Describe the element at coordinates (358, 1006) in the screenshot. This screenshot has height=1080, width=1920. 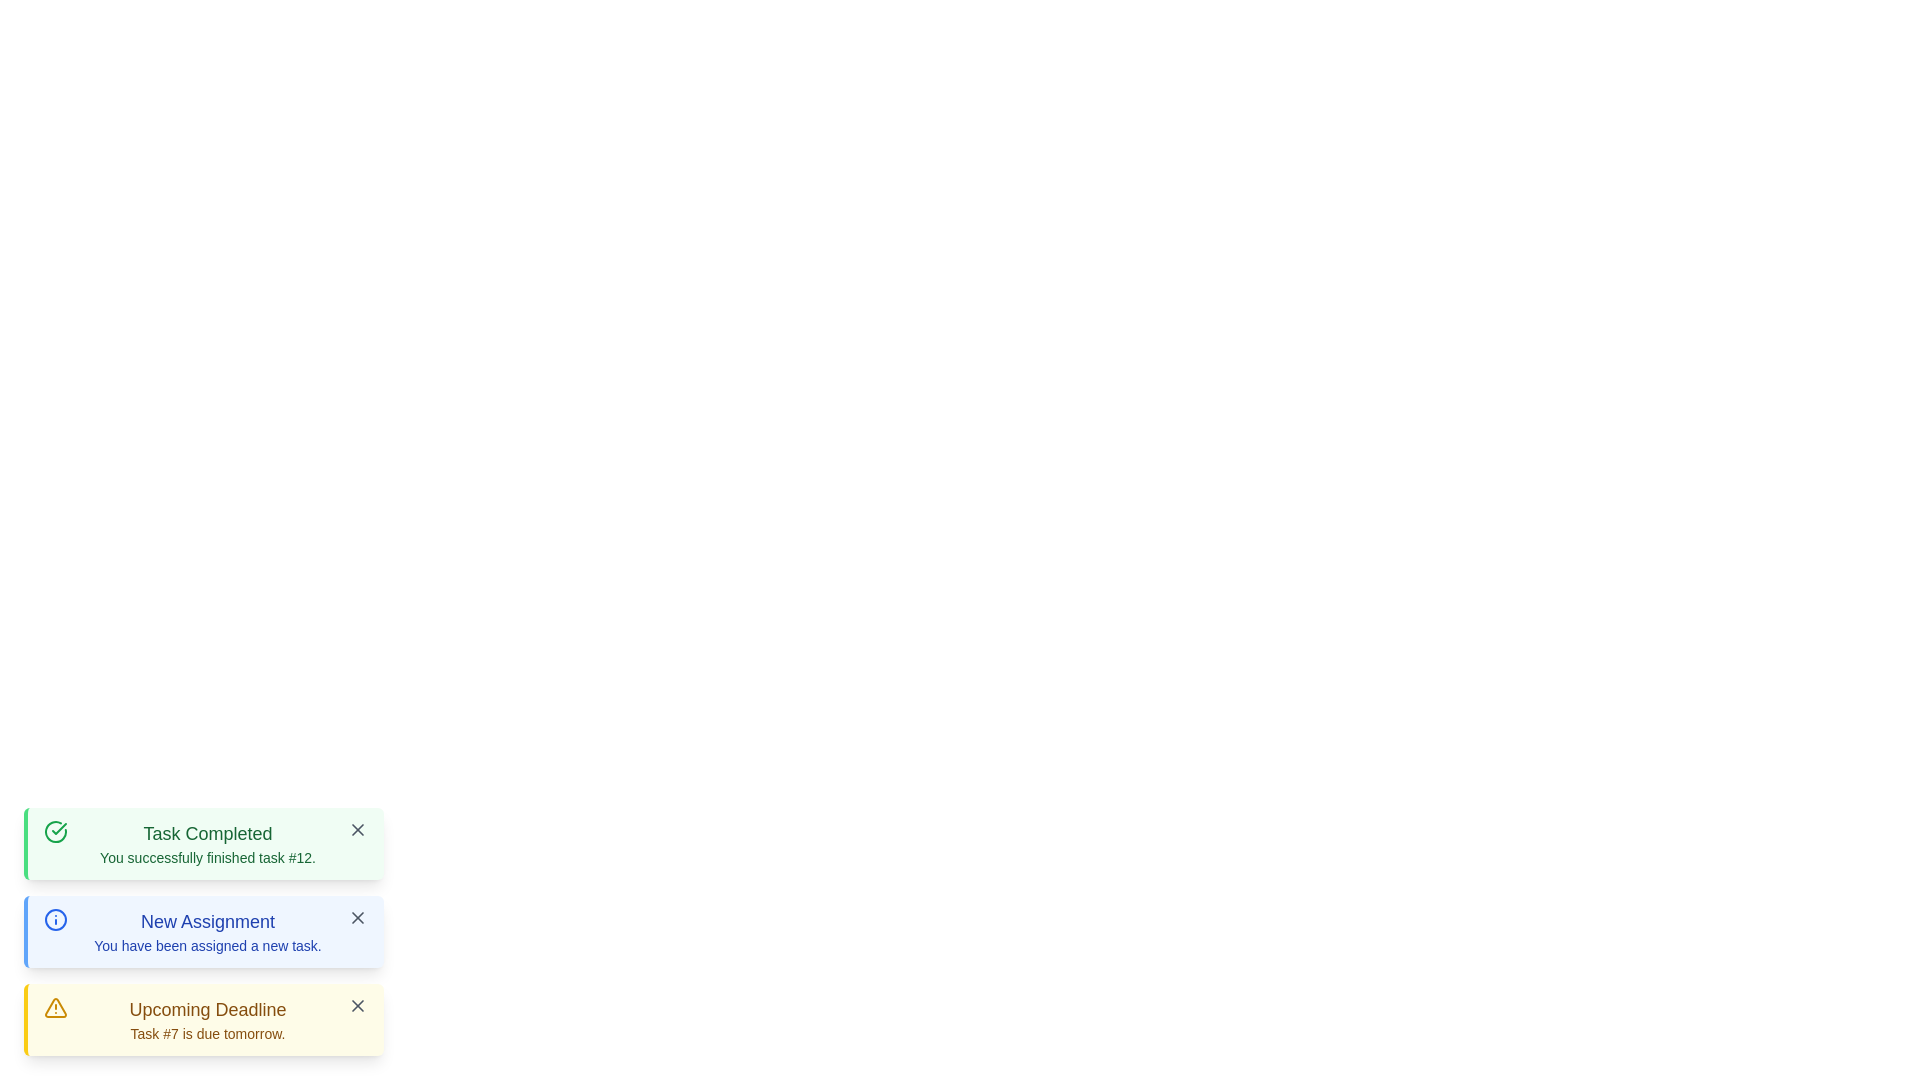
I see `the 'X' icon in the bottom notification labeled 'Upcoming Deadline'` at that location.